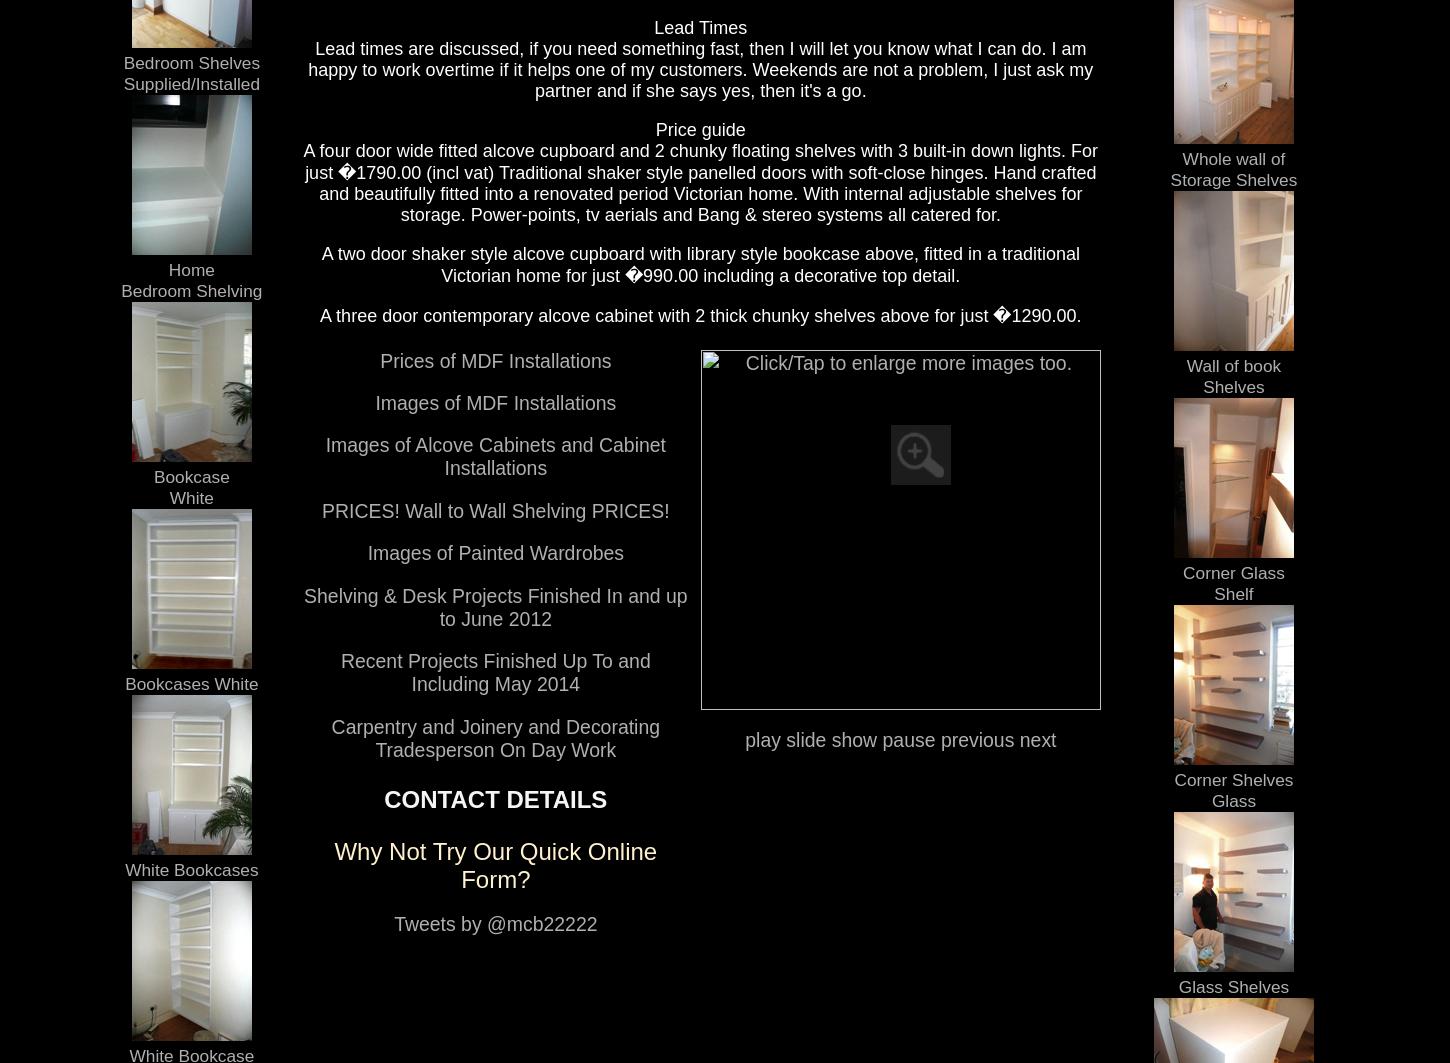 Image resolution: width=1450 pixels, height=1063 pixels. I want to click on 'A four door wide fitted alcove cupboard and 2 chunky floating shelves with 3 built-in down lights. For just �1790.00 (incl vat)
Traditional shaker style panelled doors with soft-close hinges. Hand crafted and beautifully fitted into a renovated period Victorian home.
With internal adjustable shelves for storage. Power-points, tv aerials and Bang & stereo systems all catered for.', so click(699, 181).